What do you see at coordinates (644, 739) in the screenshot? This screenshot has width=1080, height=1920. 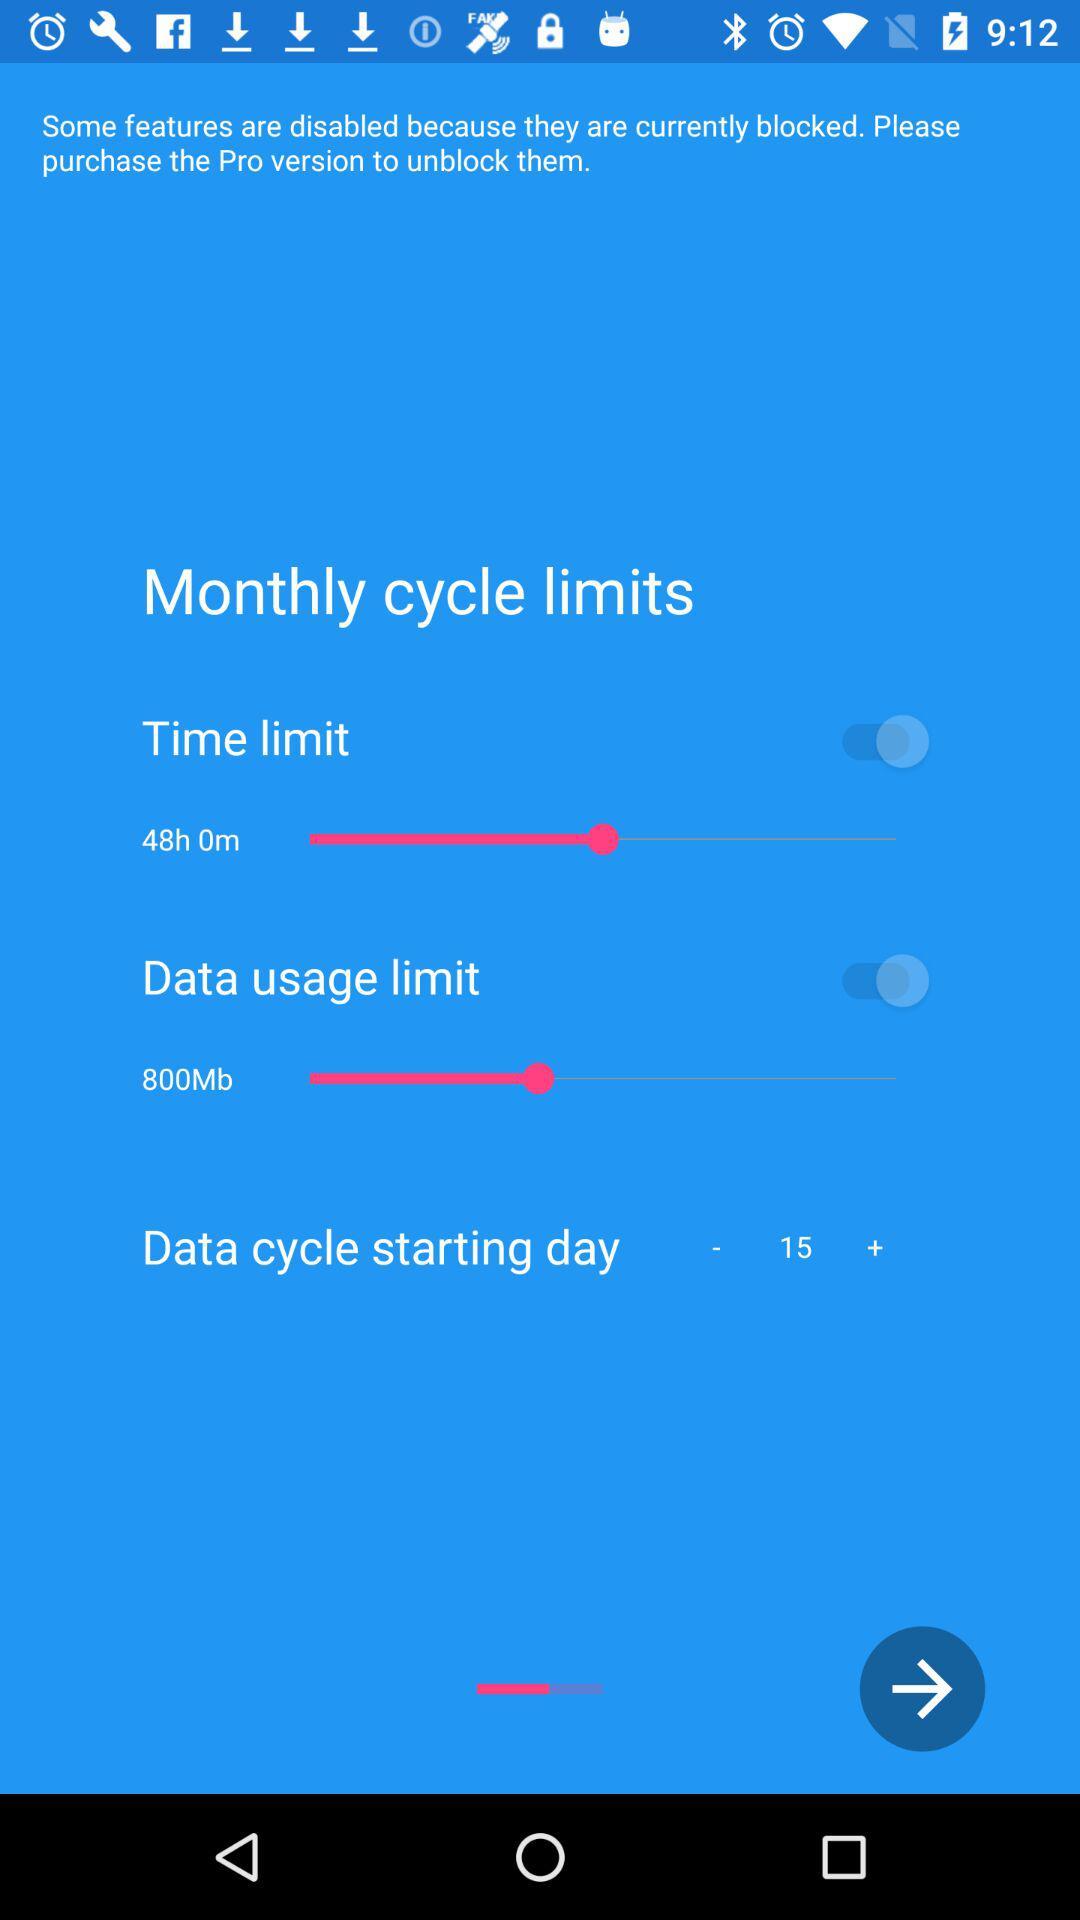 I see `set time limit` at bounding box center [644, 739].